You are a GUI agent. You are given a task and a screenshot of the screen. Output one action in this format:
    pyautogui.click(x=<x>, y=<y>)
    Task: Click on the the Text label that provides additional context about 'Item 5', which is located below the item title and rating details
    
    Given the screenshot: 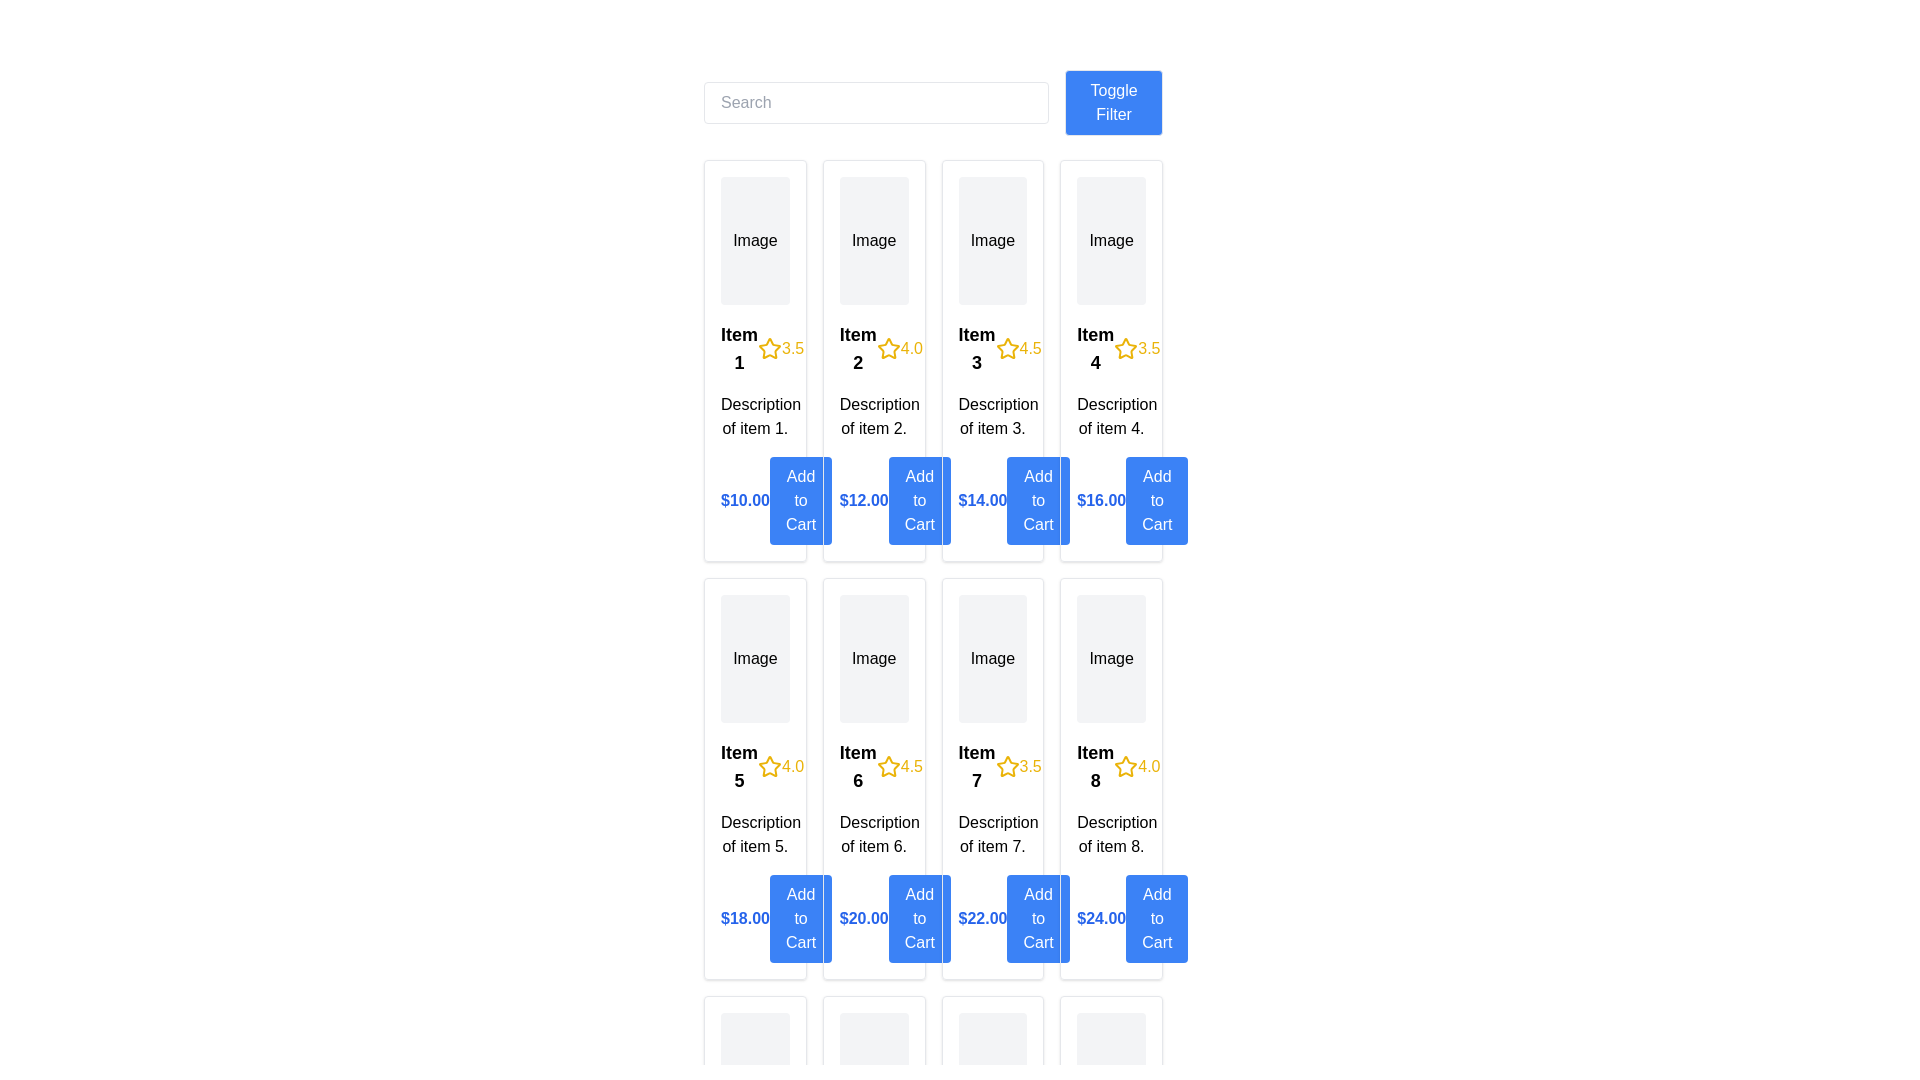 What is the action you would take?
    pyautogui.click(x=754, y=834)
    